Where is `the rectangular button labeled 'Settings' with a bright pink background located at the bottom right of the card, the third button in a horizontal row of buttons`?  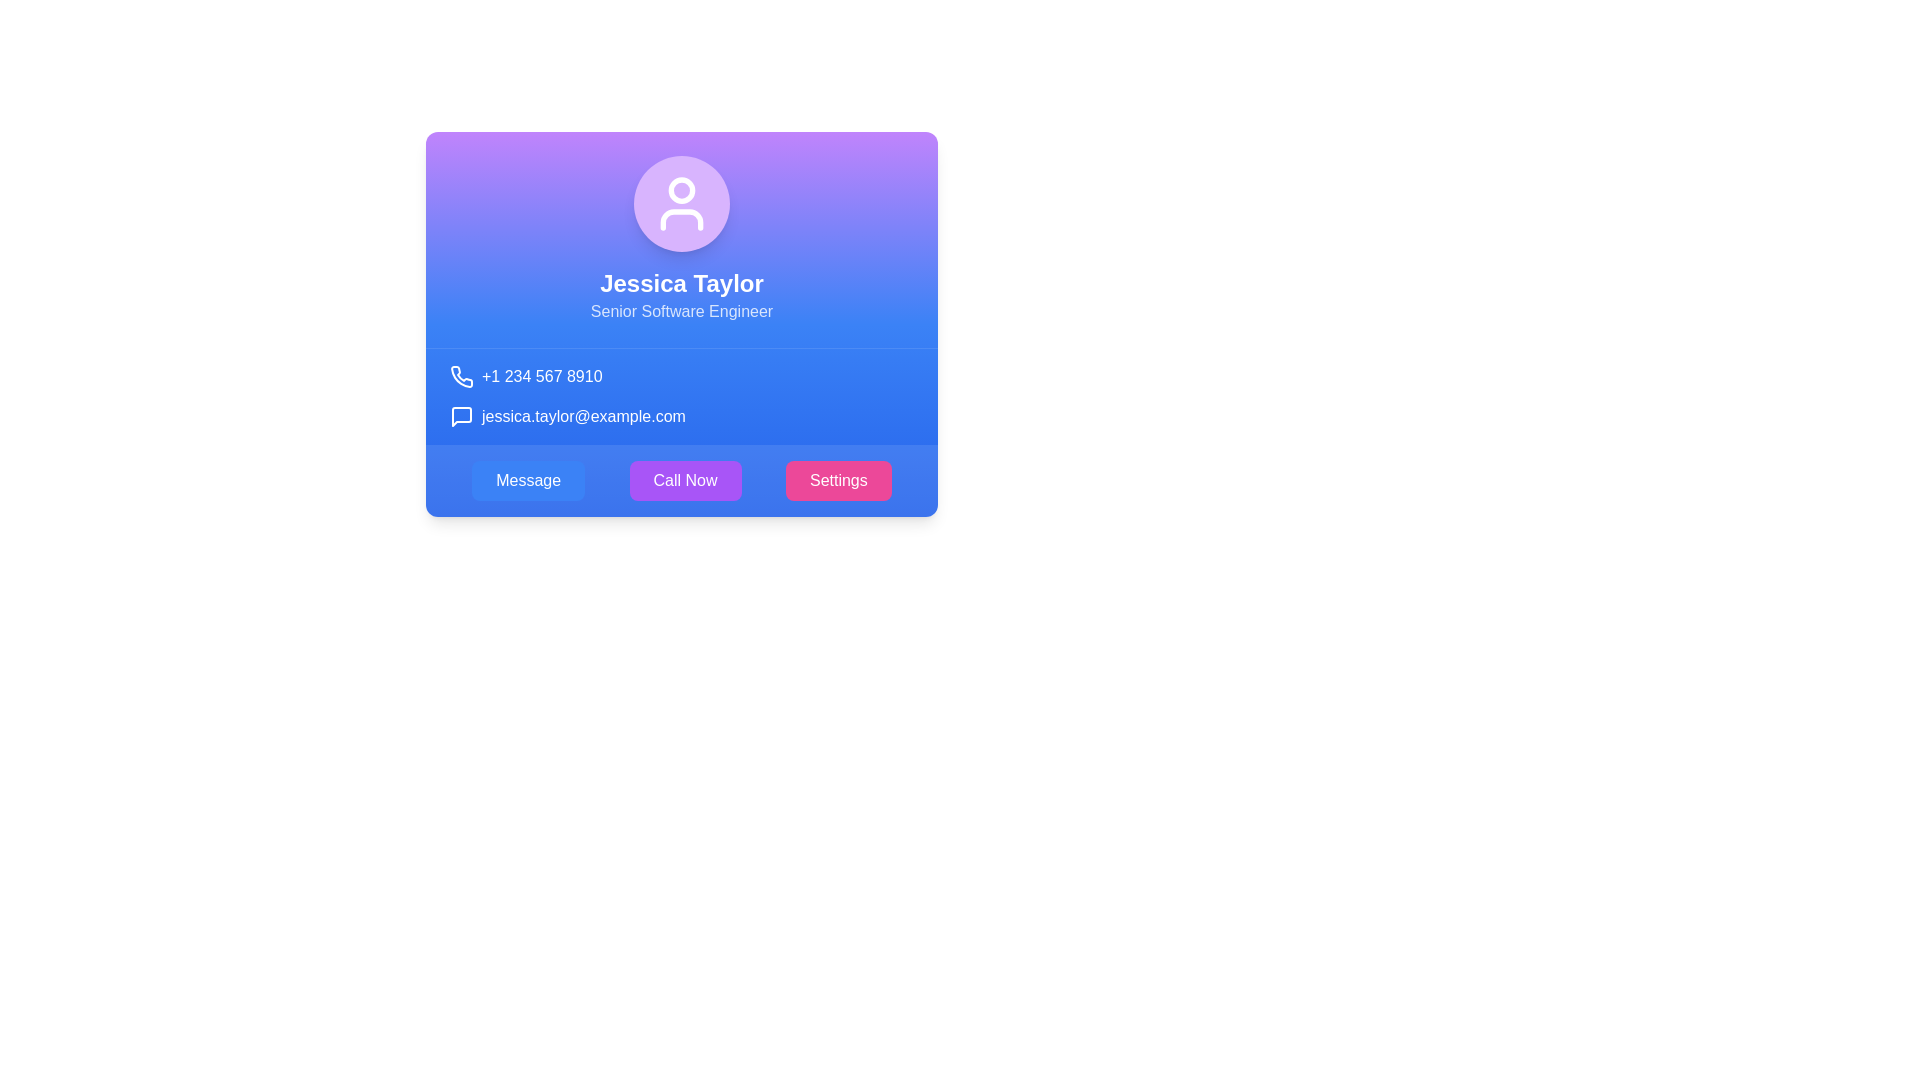 the rectangular button labeled 'Settings' with a bright pink background located at the bottom right of the card, the third button in a horizontal row of buttons is located at coordinates (838, 481).